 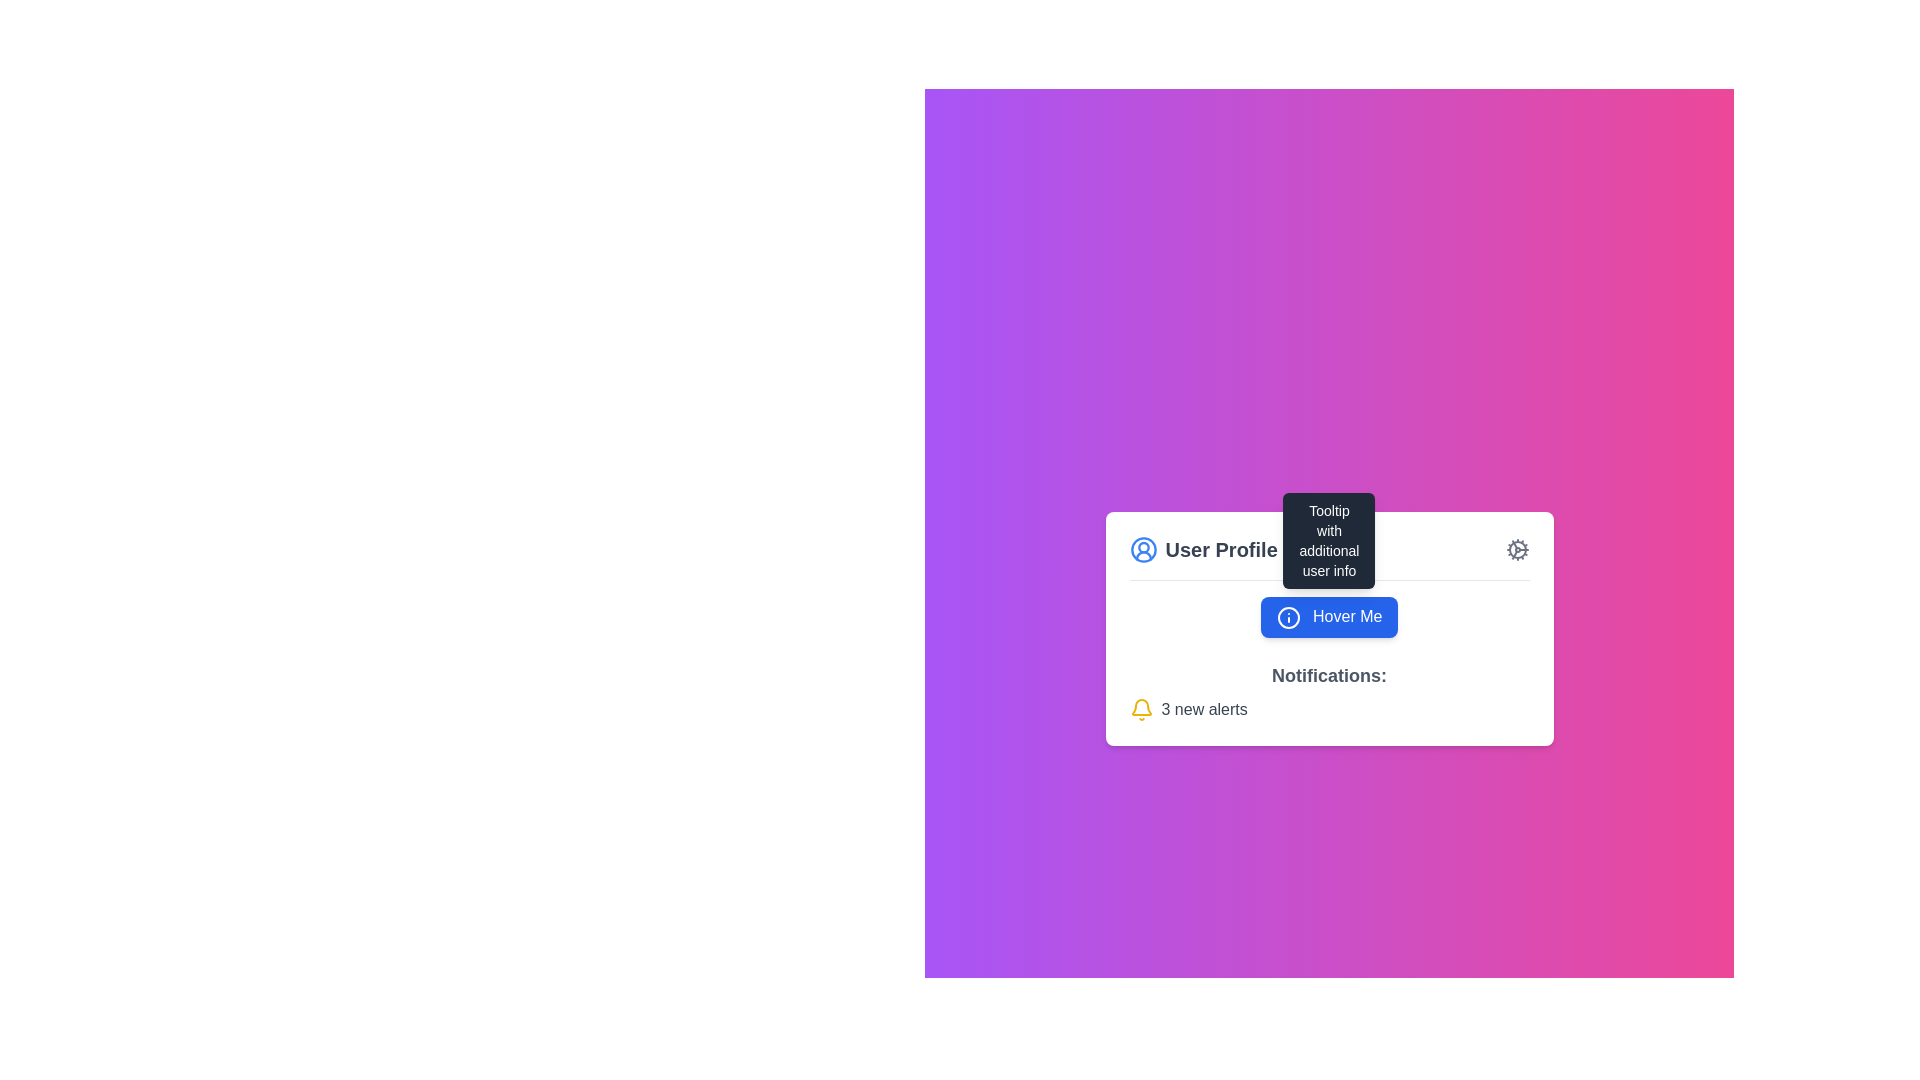 I want to click on the outermost circular graphical representation of the cog icon located in the top-right corner of the user interface, adjacent to the 'User Profile' text, so click(x=1517, y=550).